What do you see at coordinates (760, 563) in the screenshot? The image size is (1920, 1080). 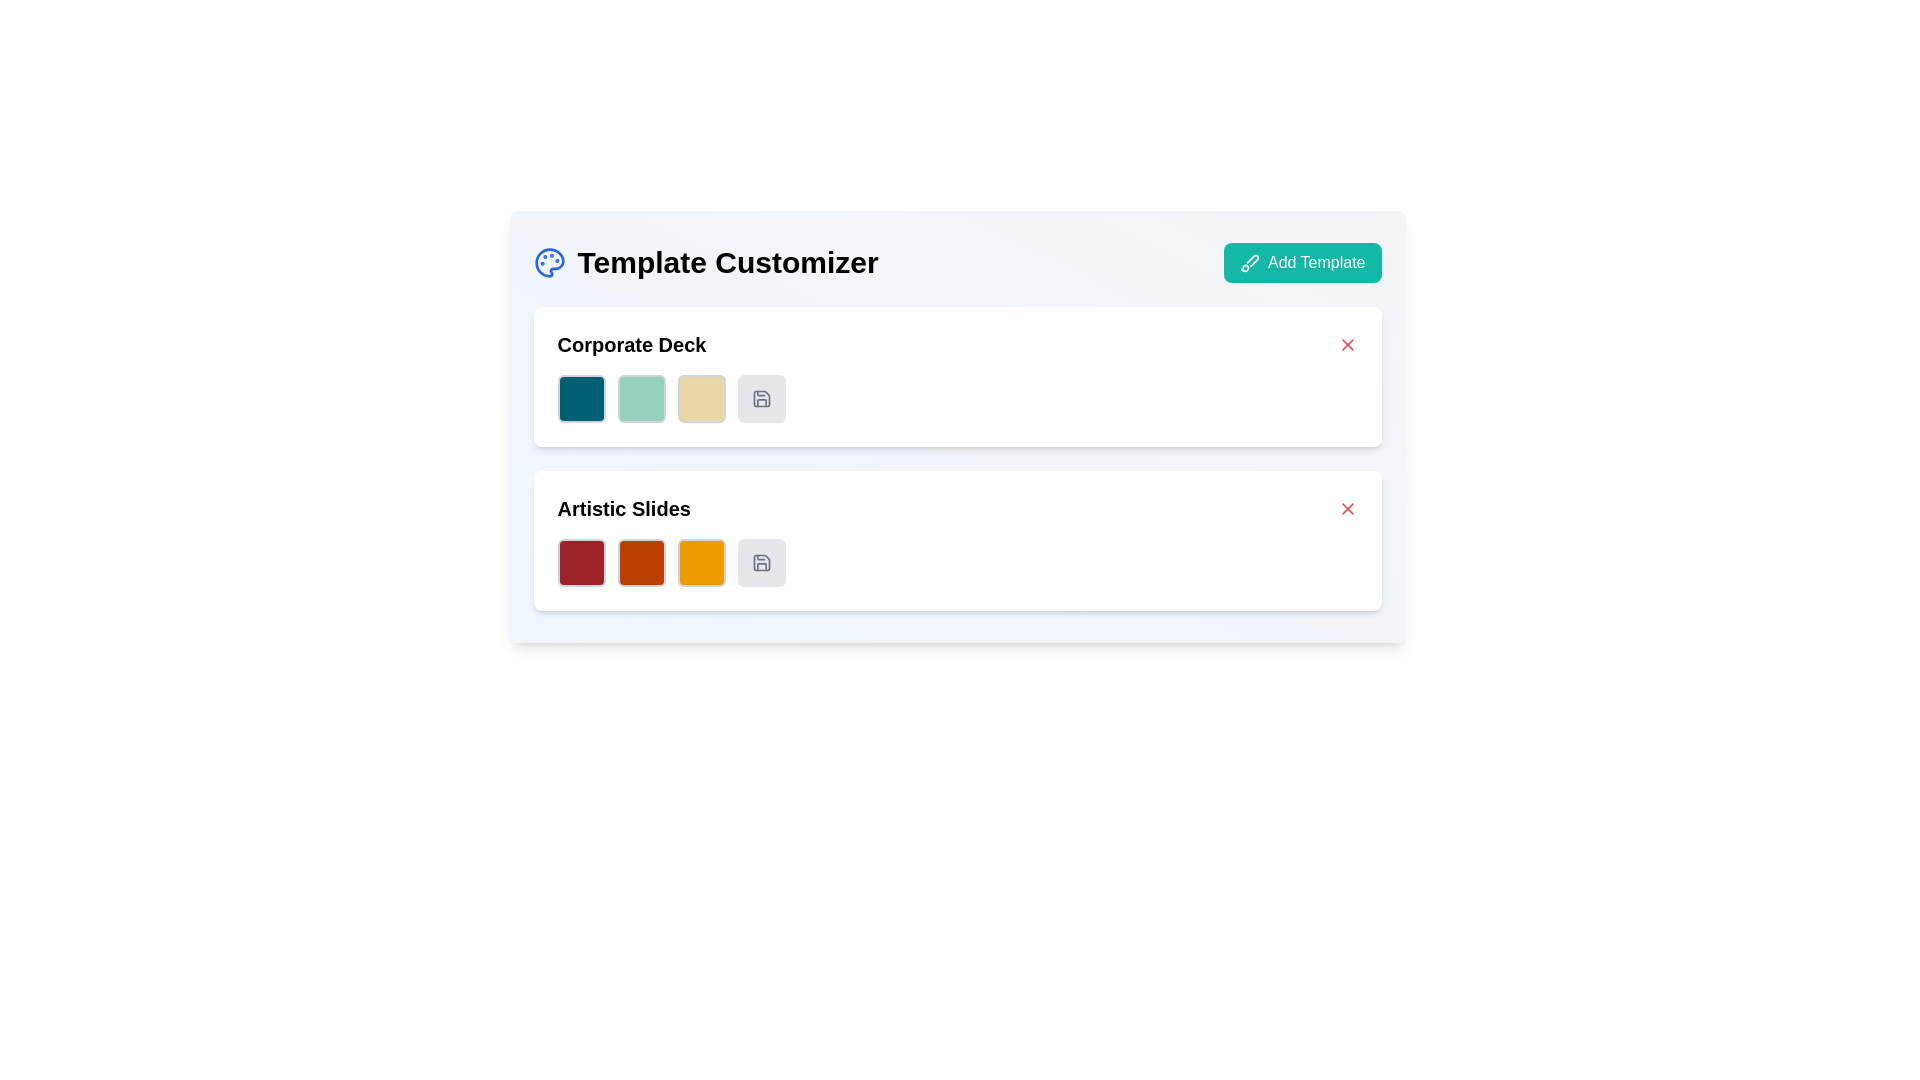 I see `the fourth button in the 'Artistic Slides' row, which has a dashed border and a save icon` at bounding box center [760, 563].